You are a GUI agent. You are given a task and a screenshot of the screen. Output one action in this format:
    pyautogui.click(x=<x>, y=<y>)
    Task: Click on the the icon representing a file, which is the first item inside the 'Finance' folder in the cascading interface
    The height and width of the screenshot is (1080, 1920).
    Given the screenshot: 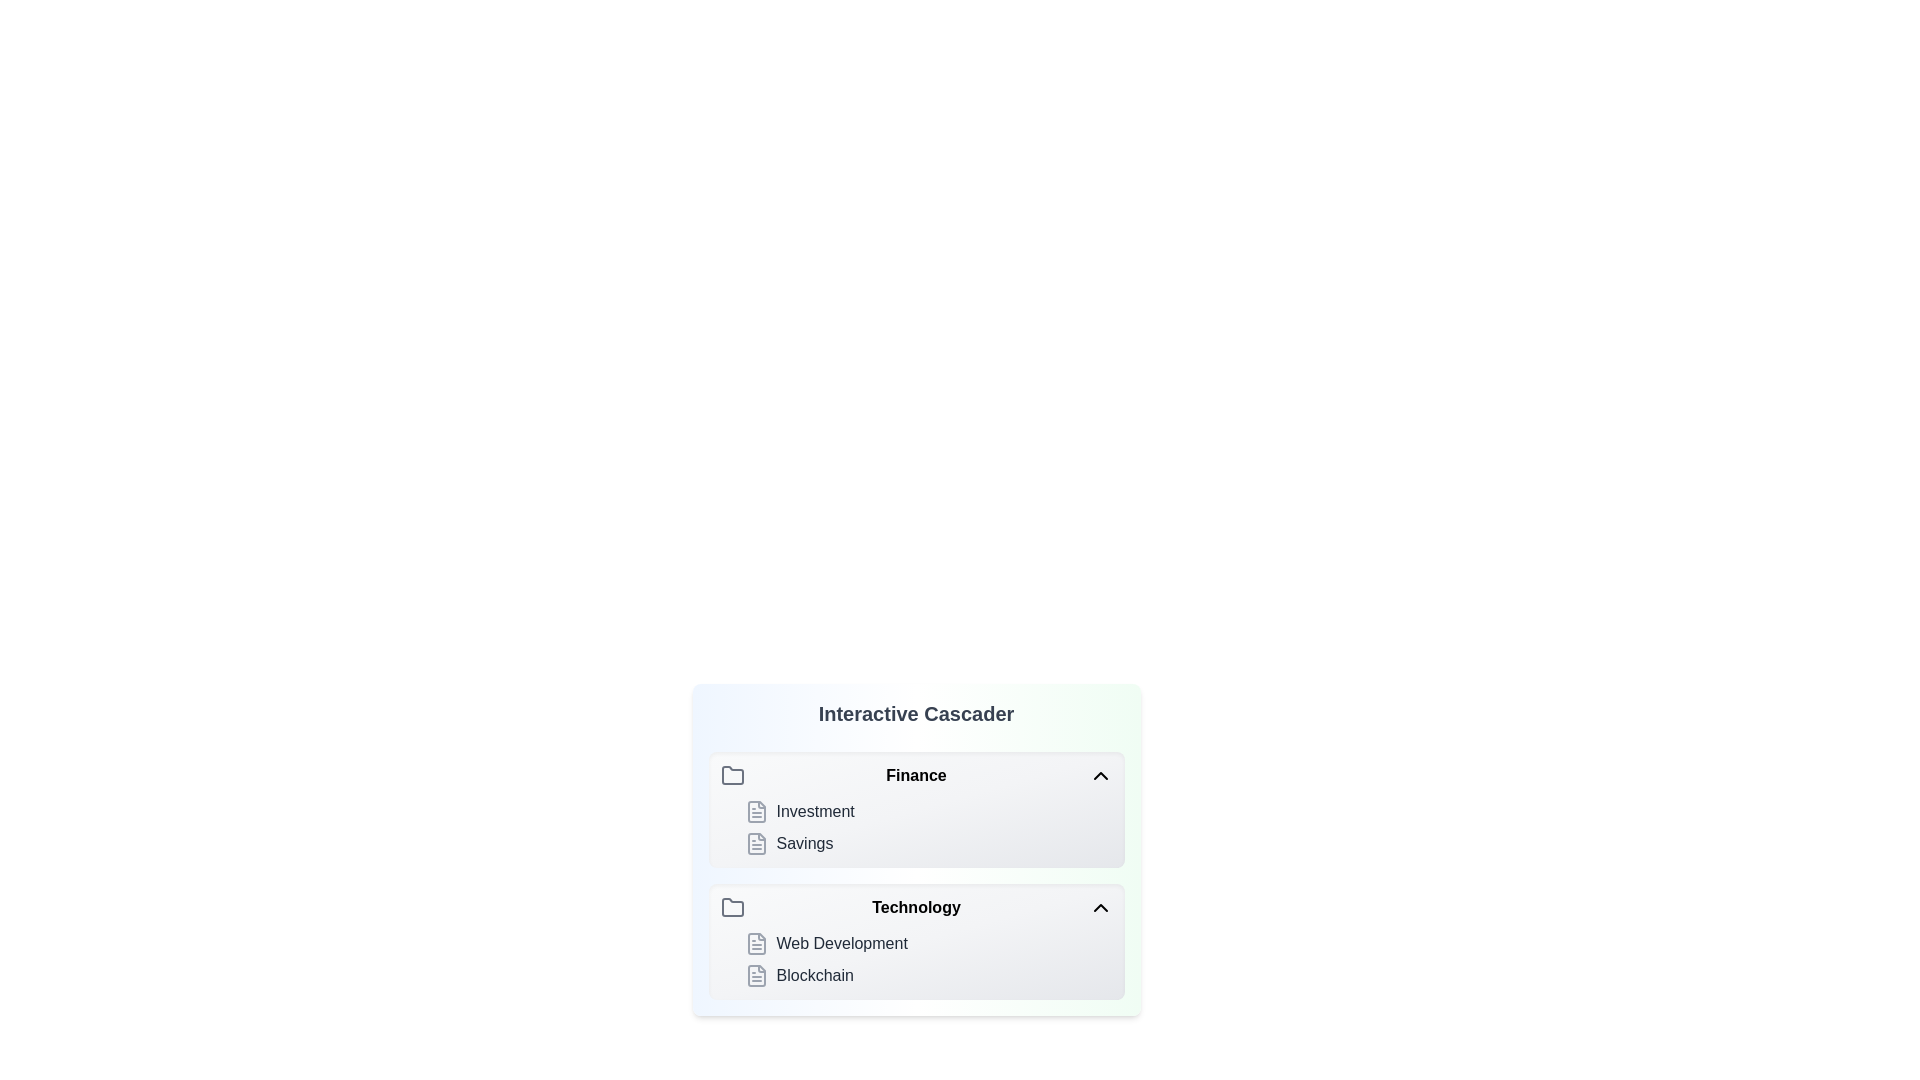 What is the action you would take?
    pyautogui.click(x=755, y=812)
    